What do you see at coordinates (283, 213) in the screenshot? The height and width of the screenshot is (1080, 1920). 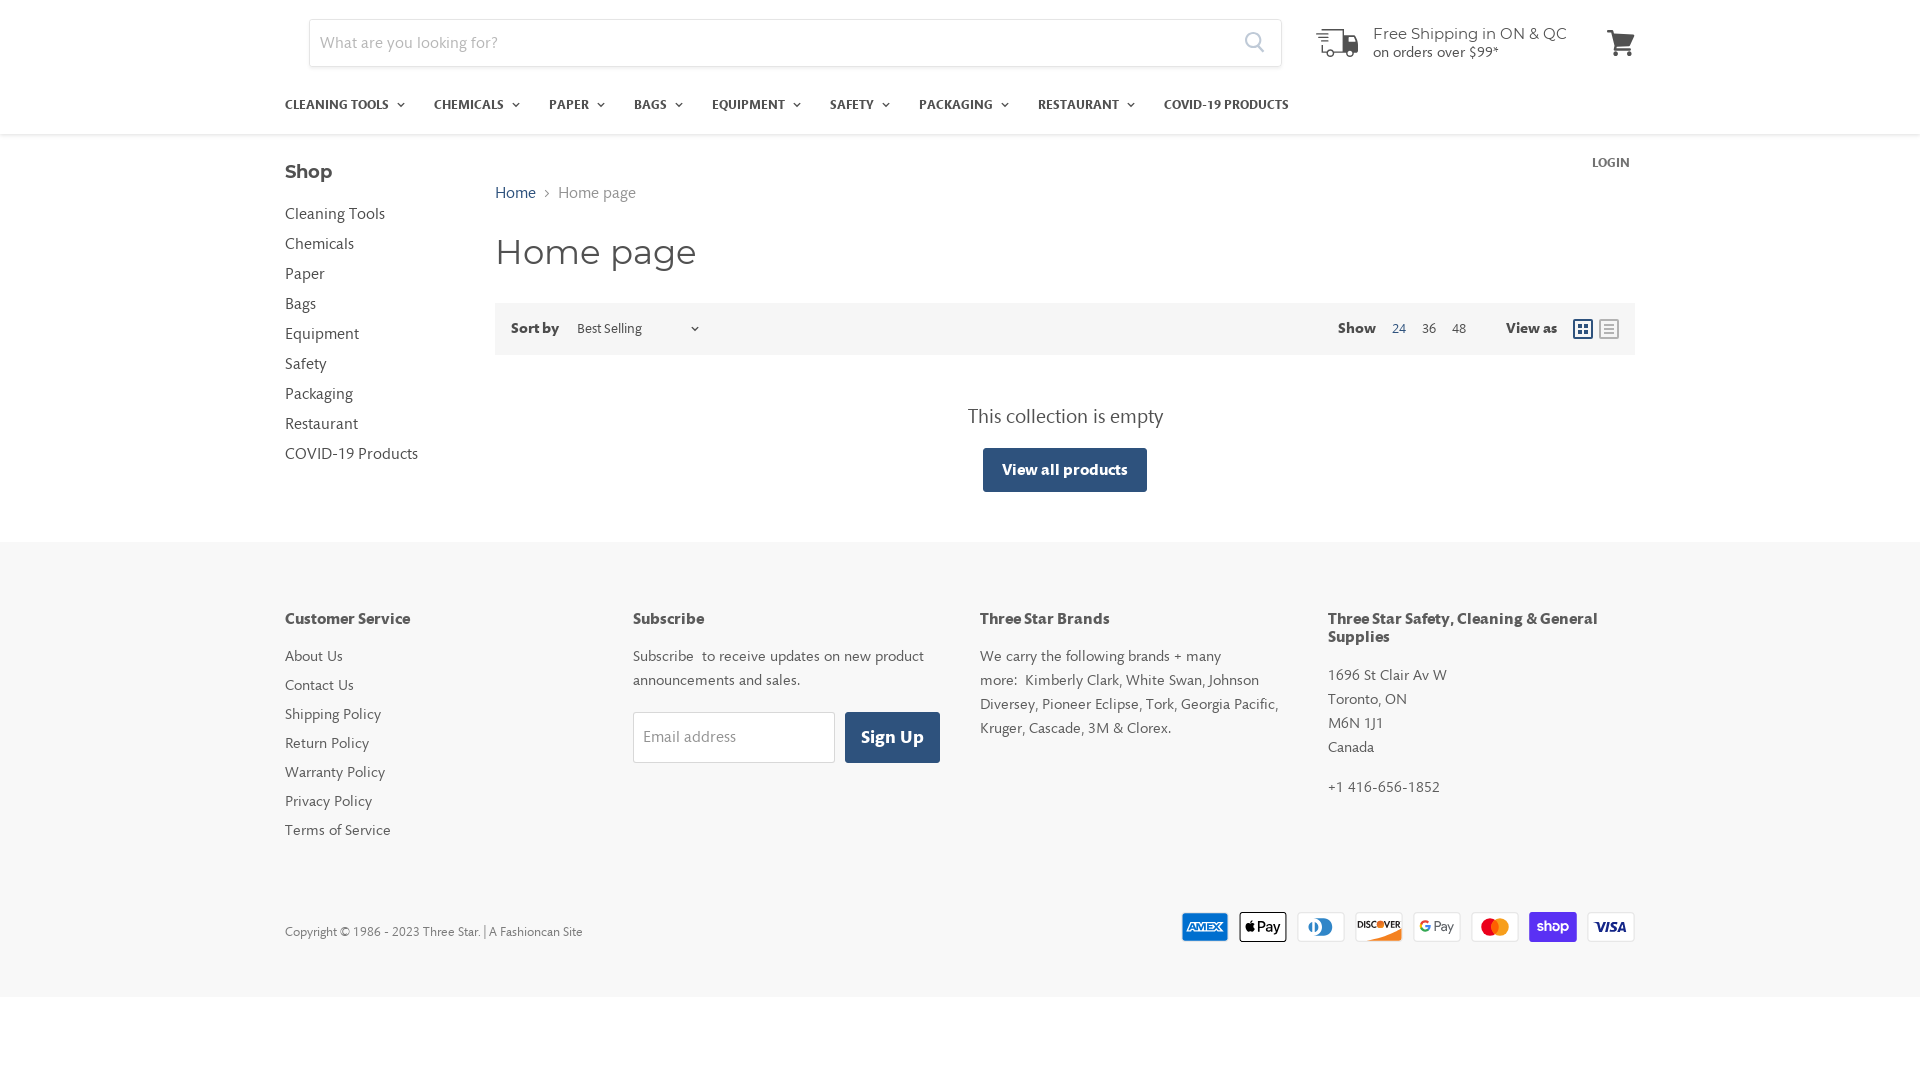 I see `'Cleaning Tools'` at bounding box center [283, 213].